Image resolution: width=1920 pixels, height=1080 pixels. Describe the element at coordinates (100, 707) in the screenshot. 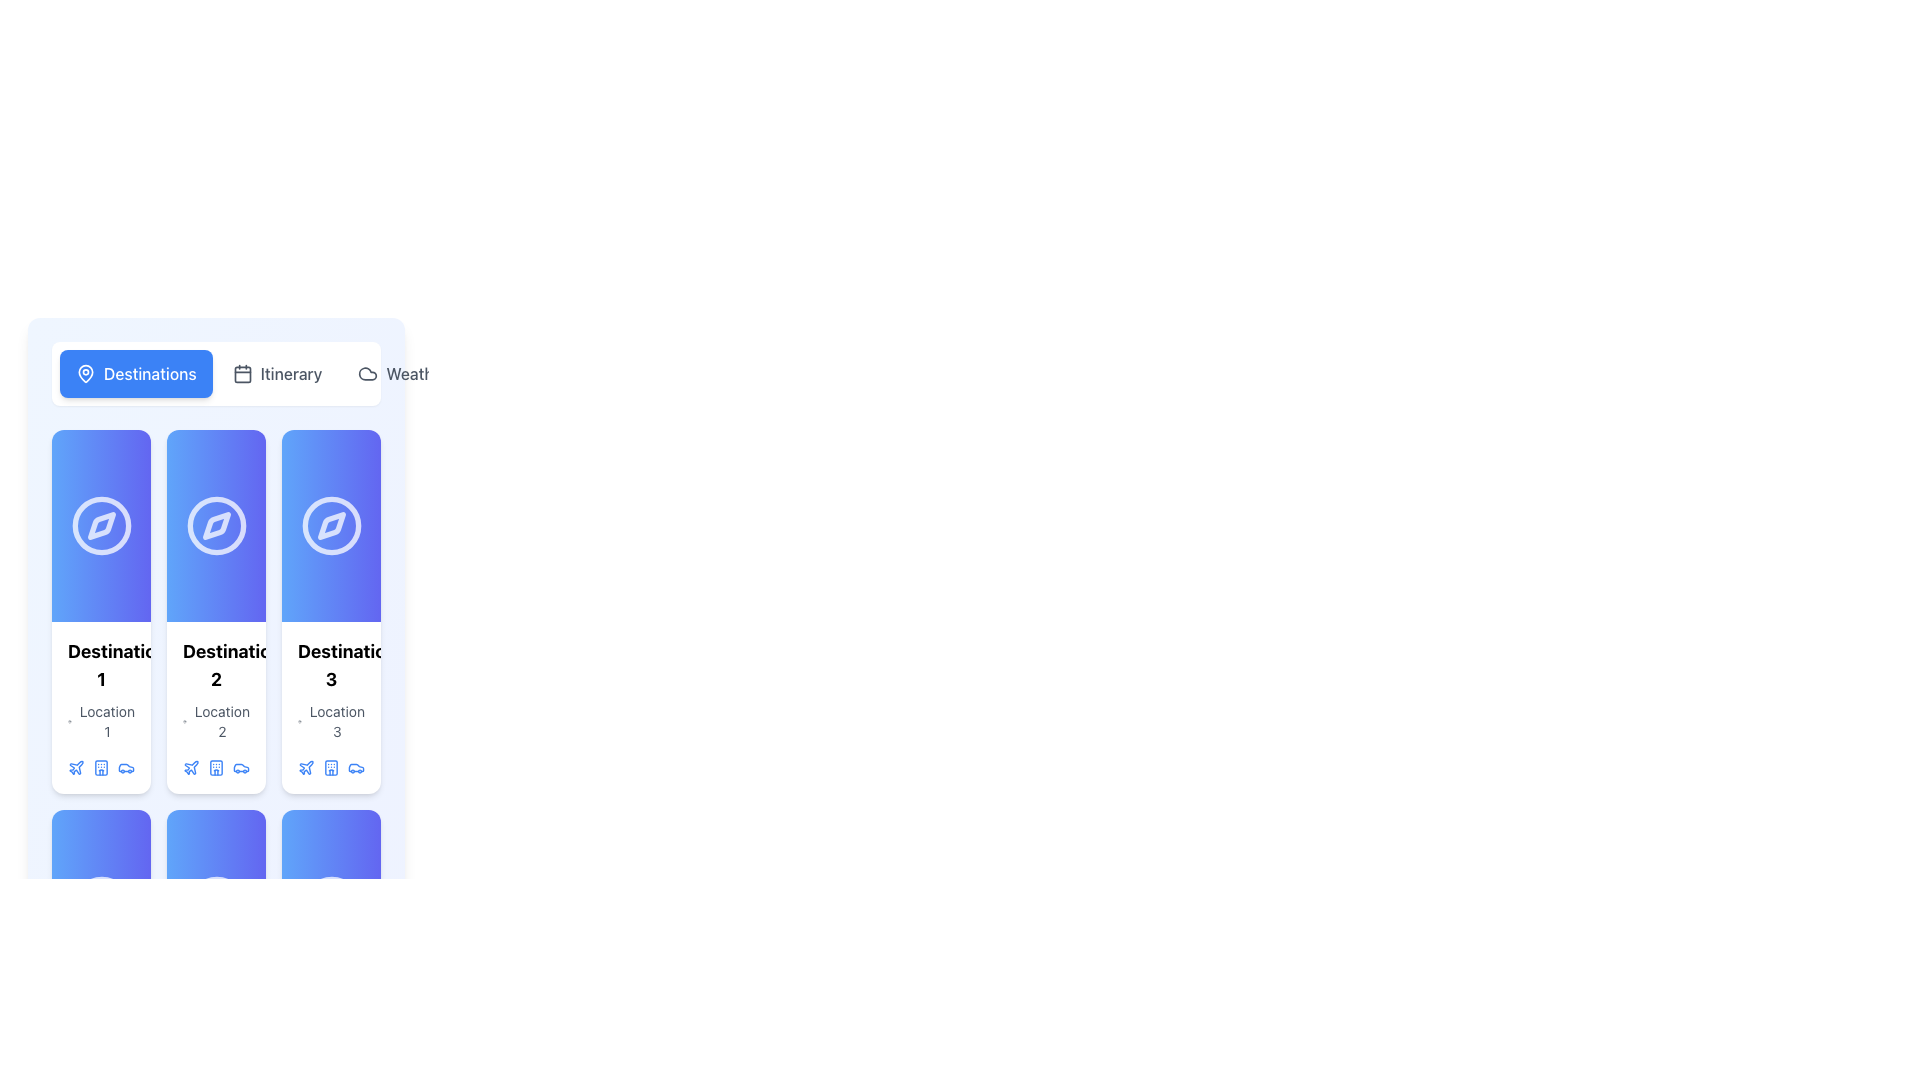

I see `the text block displaying the title 'Destination 1' and subtitle 'Location 1', which is located at the bottom section of the first card in a vertically stacked details section` at that location.